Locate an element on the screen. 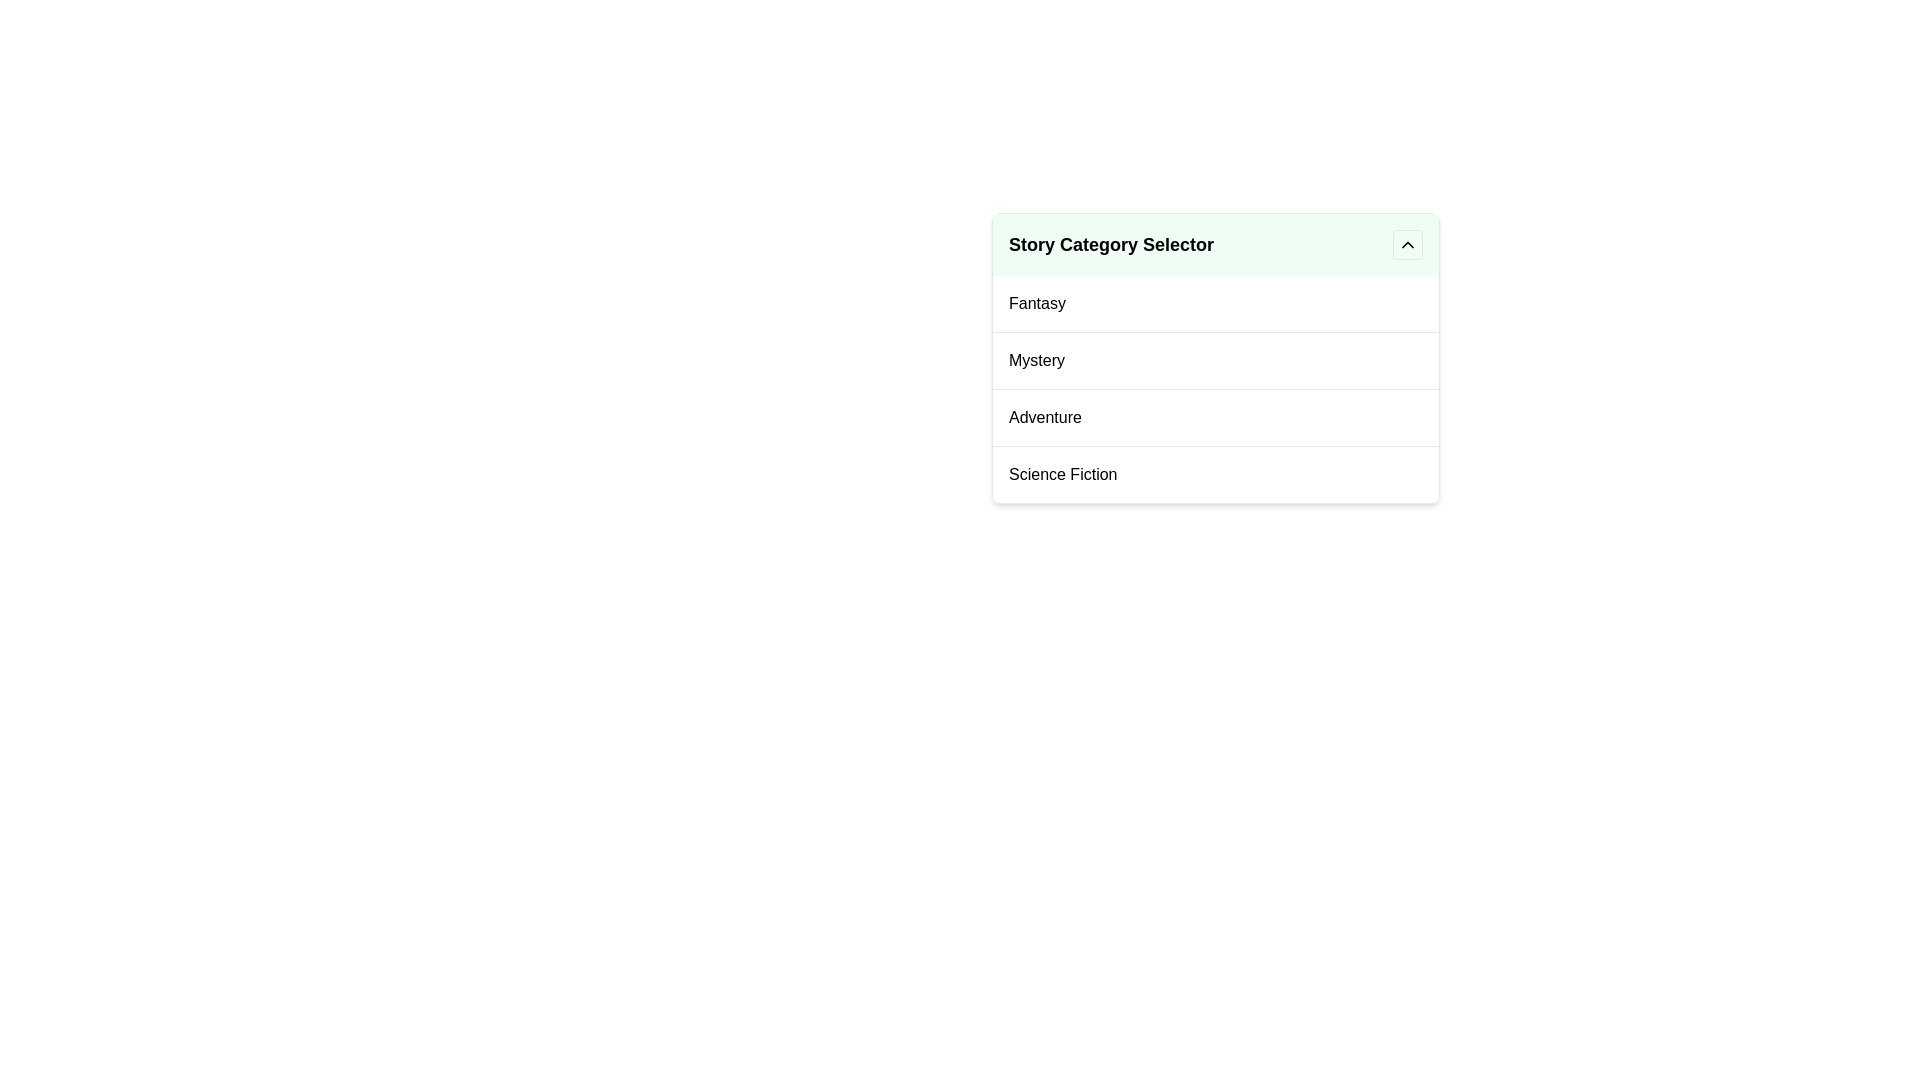 The image size is (1920, 1080). the list item displaying the text 'Mystery' in the 'Story Category Selector' dropdown menu is located at coordinates (1214, 357).